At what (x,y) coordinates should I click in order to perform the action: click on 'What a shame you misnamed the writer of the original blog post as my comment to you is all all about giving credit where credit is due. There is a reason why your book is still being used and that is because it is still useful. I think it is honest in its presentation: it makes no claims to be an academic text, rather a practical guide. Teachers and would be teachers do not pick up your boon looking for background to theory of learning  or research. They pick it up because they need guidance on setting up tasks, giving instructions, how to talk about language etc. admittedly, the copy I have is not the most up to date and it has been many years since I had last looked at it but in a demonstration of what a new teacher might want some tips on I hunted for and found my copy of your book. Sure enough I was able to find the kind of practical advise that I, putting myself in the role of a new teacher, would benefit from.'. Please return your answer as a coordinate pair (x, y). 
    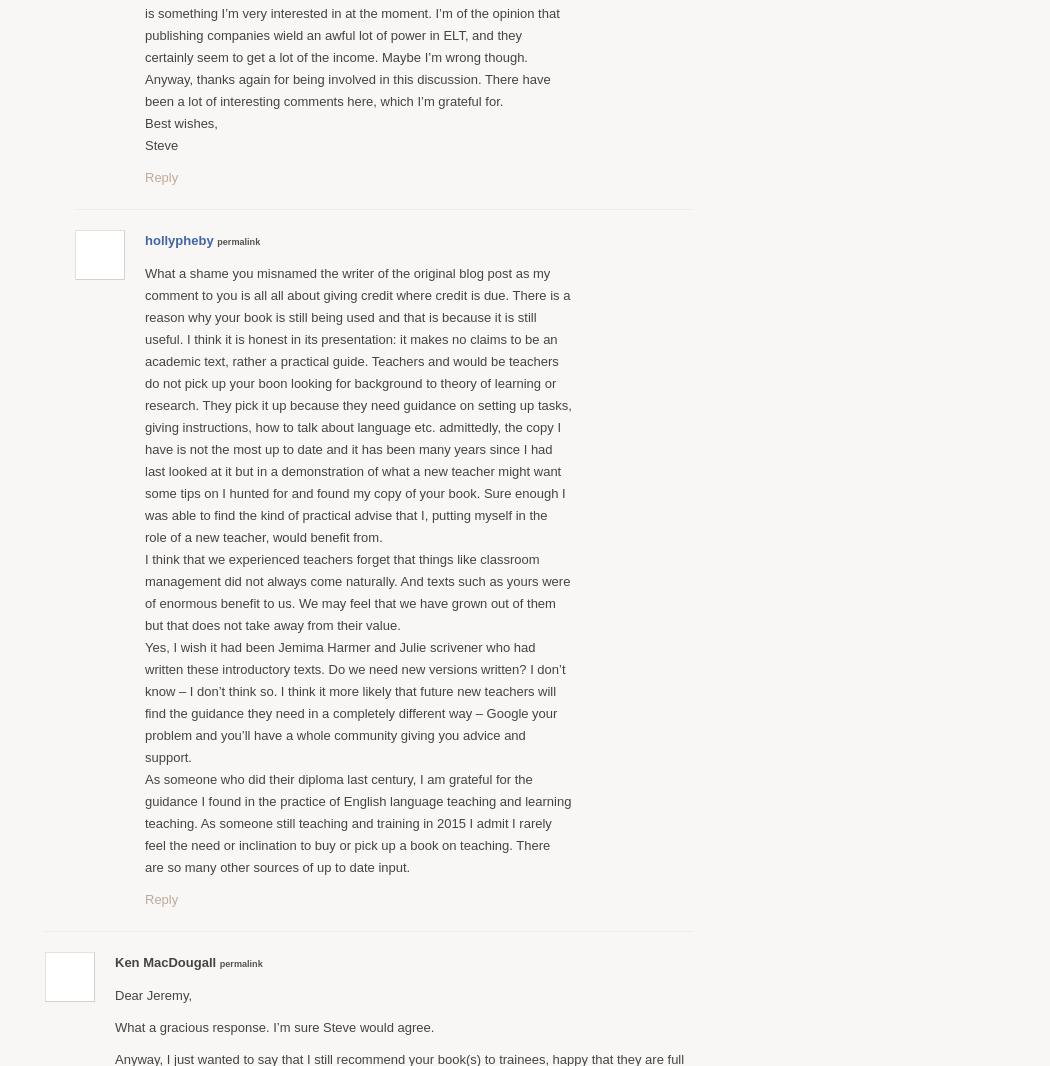
    Looking at the image, I should click on (144, 404).